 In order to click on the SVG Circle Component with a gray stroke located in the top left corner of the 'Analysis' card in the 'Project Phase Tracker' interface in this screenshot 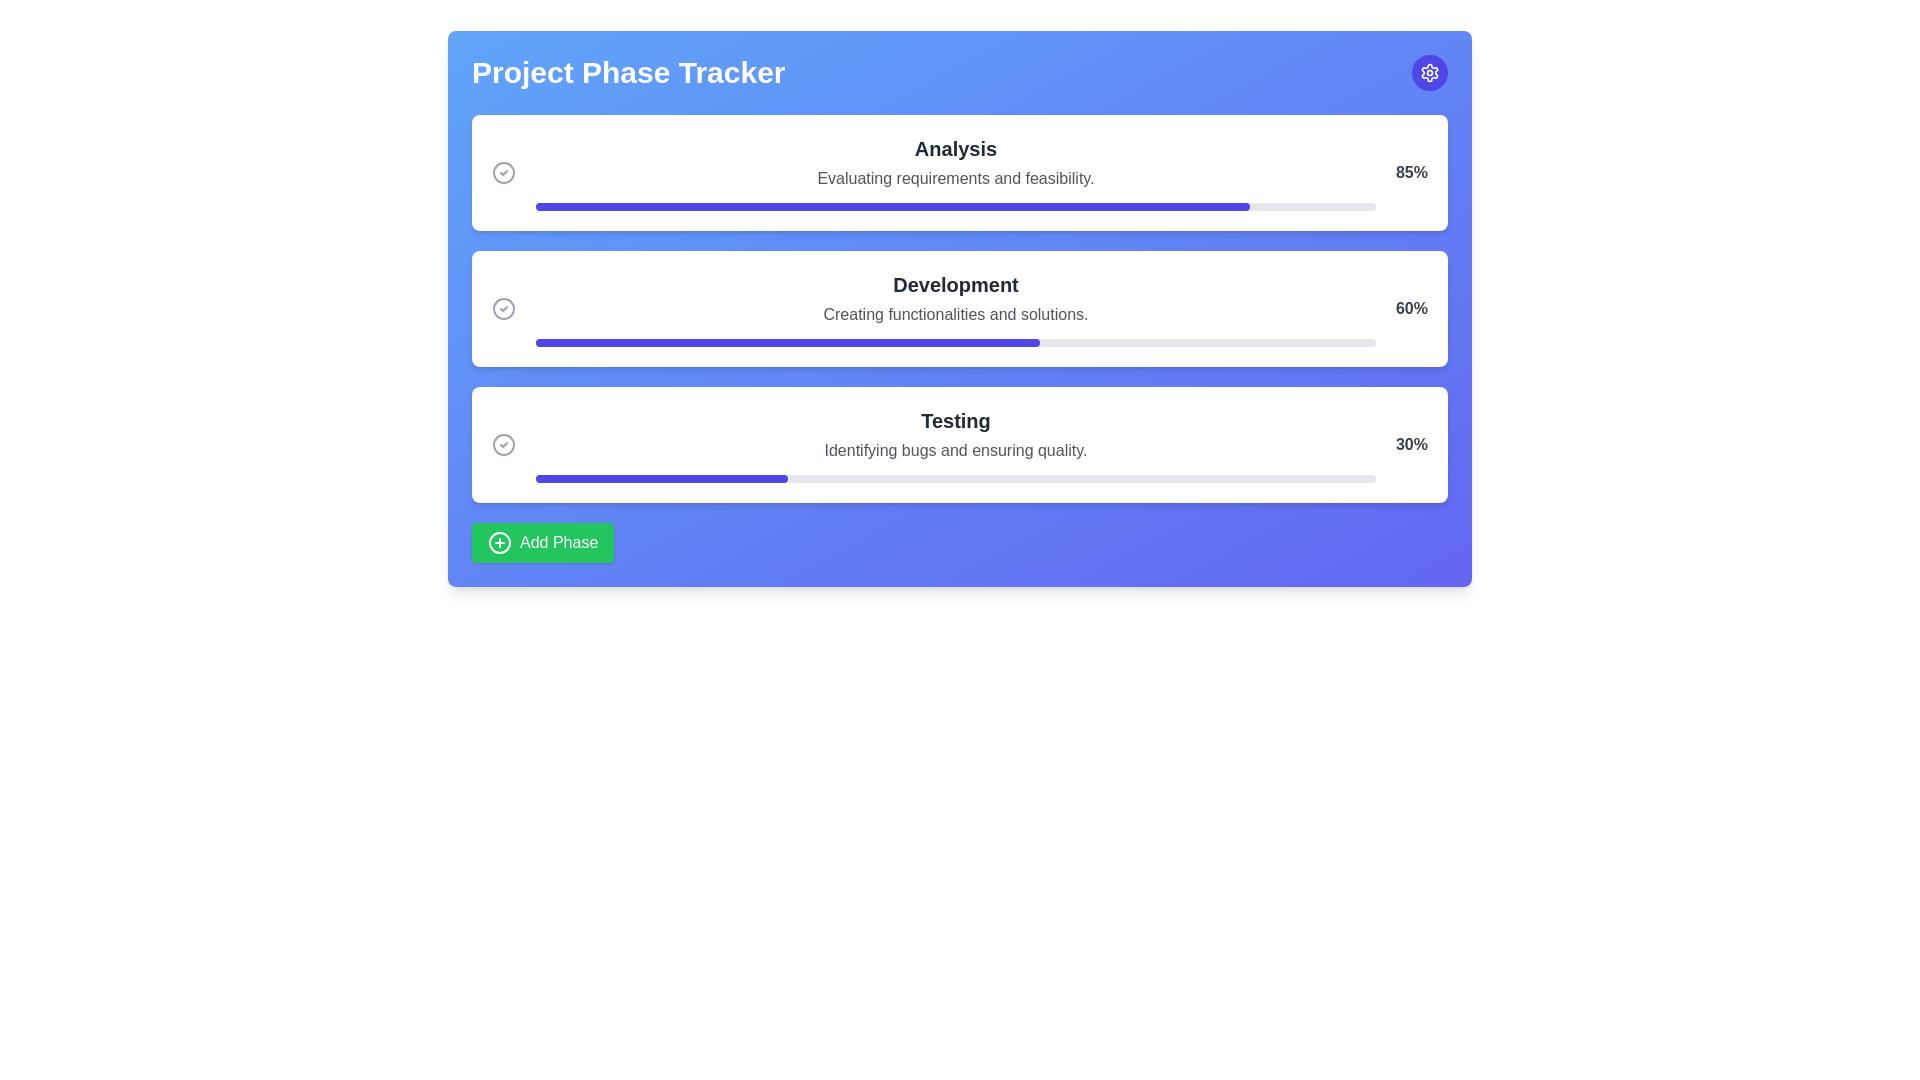, I will do `click(504, 172)`.